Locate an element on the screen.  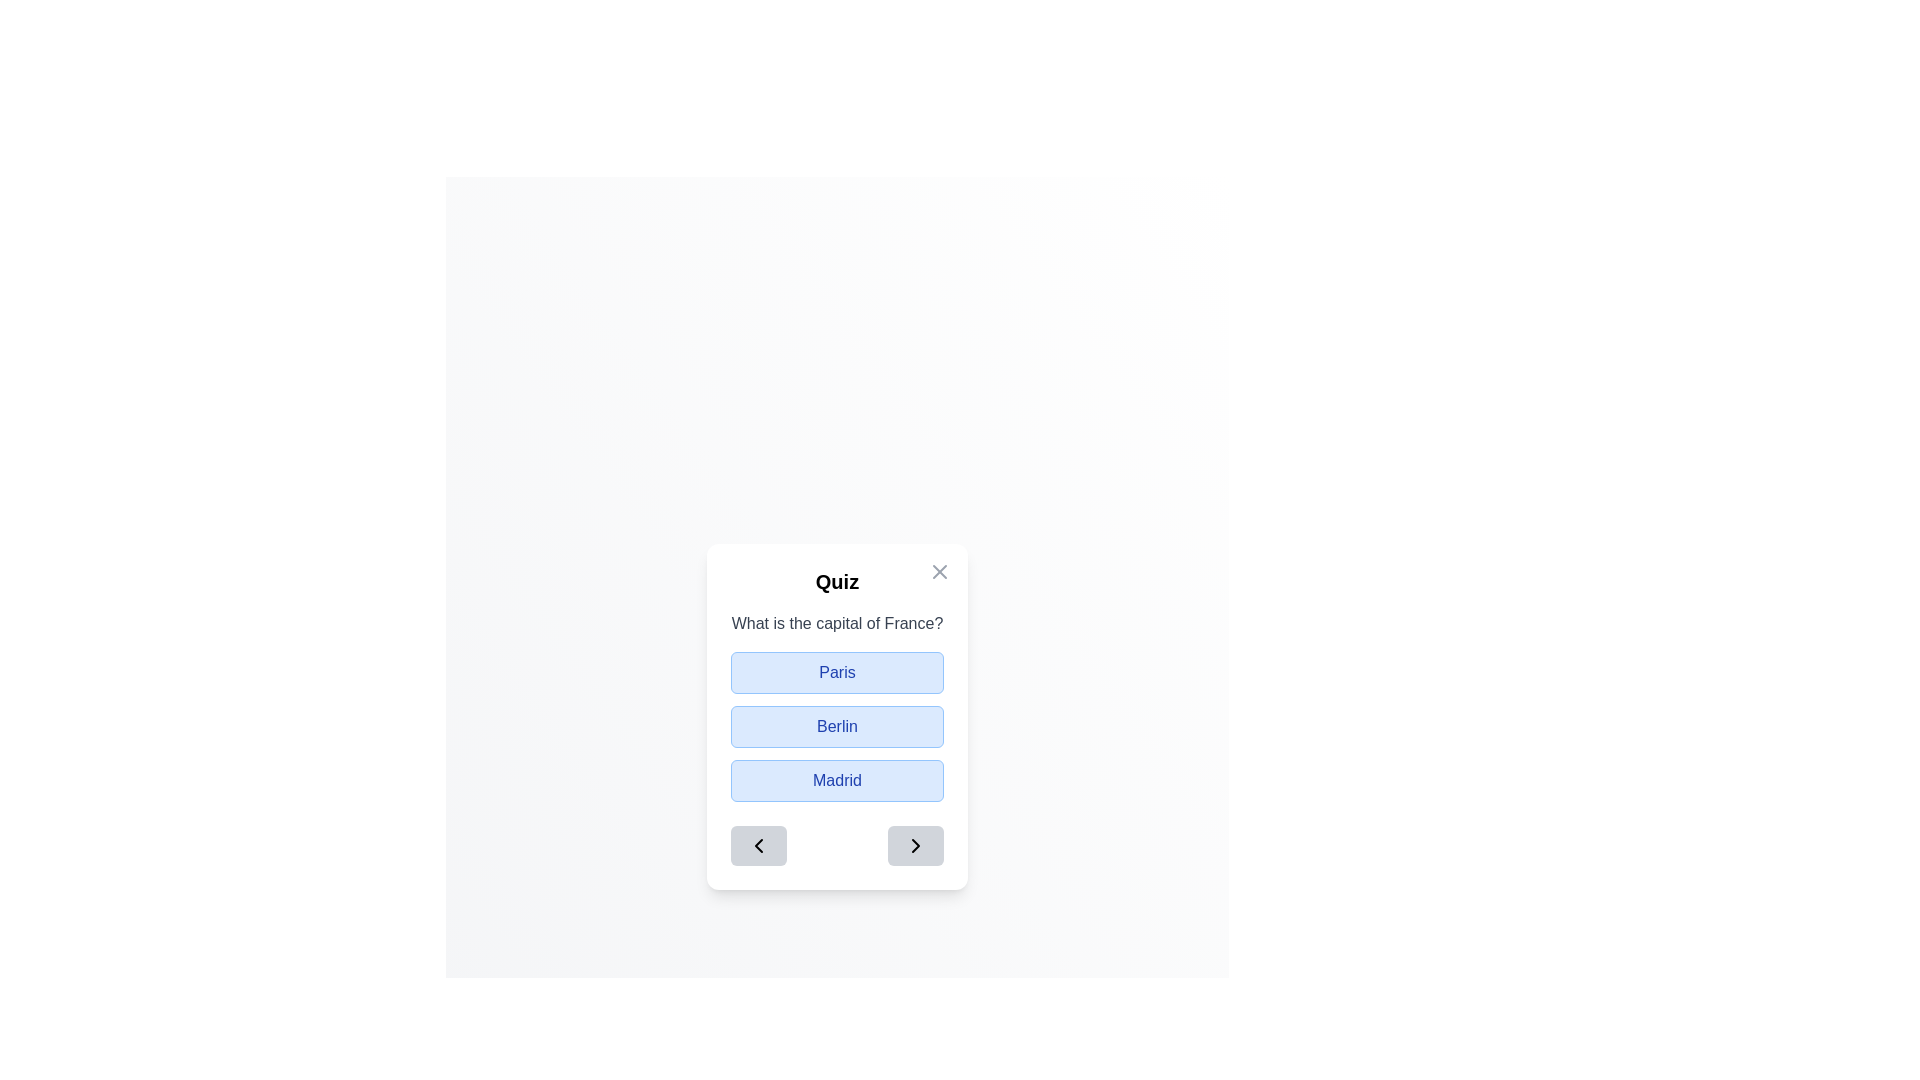
the prominent 'X' icon styled with a rounded finish located near the top-right corner of the modal window is located at coordinates (939, 571).